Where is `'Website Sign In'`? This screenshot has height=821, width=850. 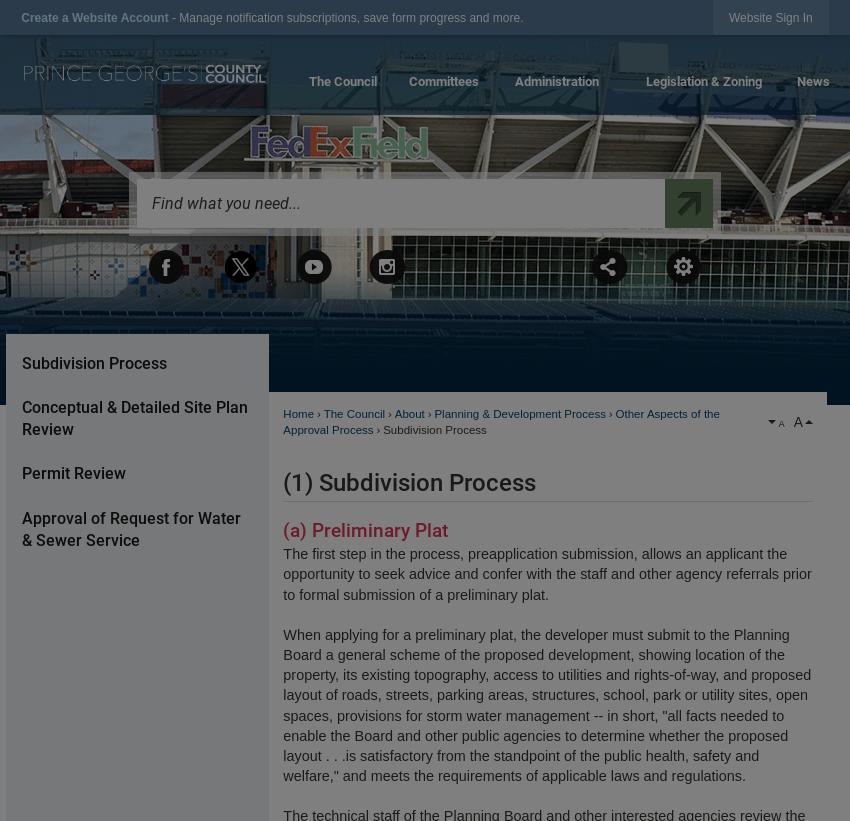 'Website Sign In' is located at coordinates (769, 16).